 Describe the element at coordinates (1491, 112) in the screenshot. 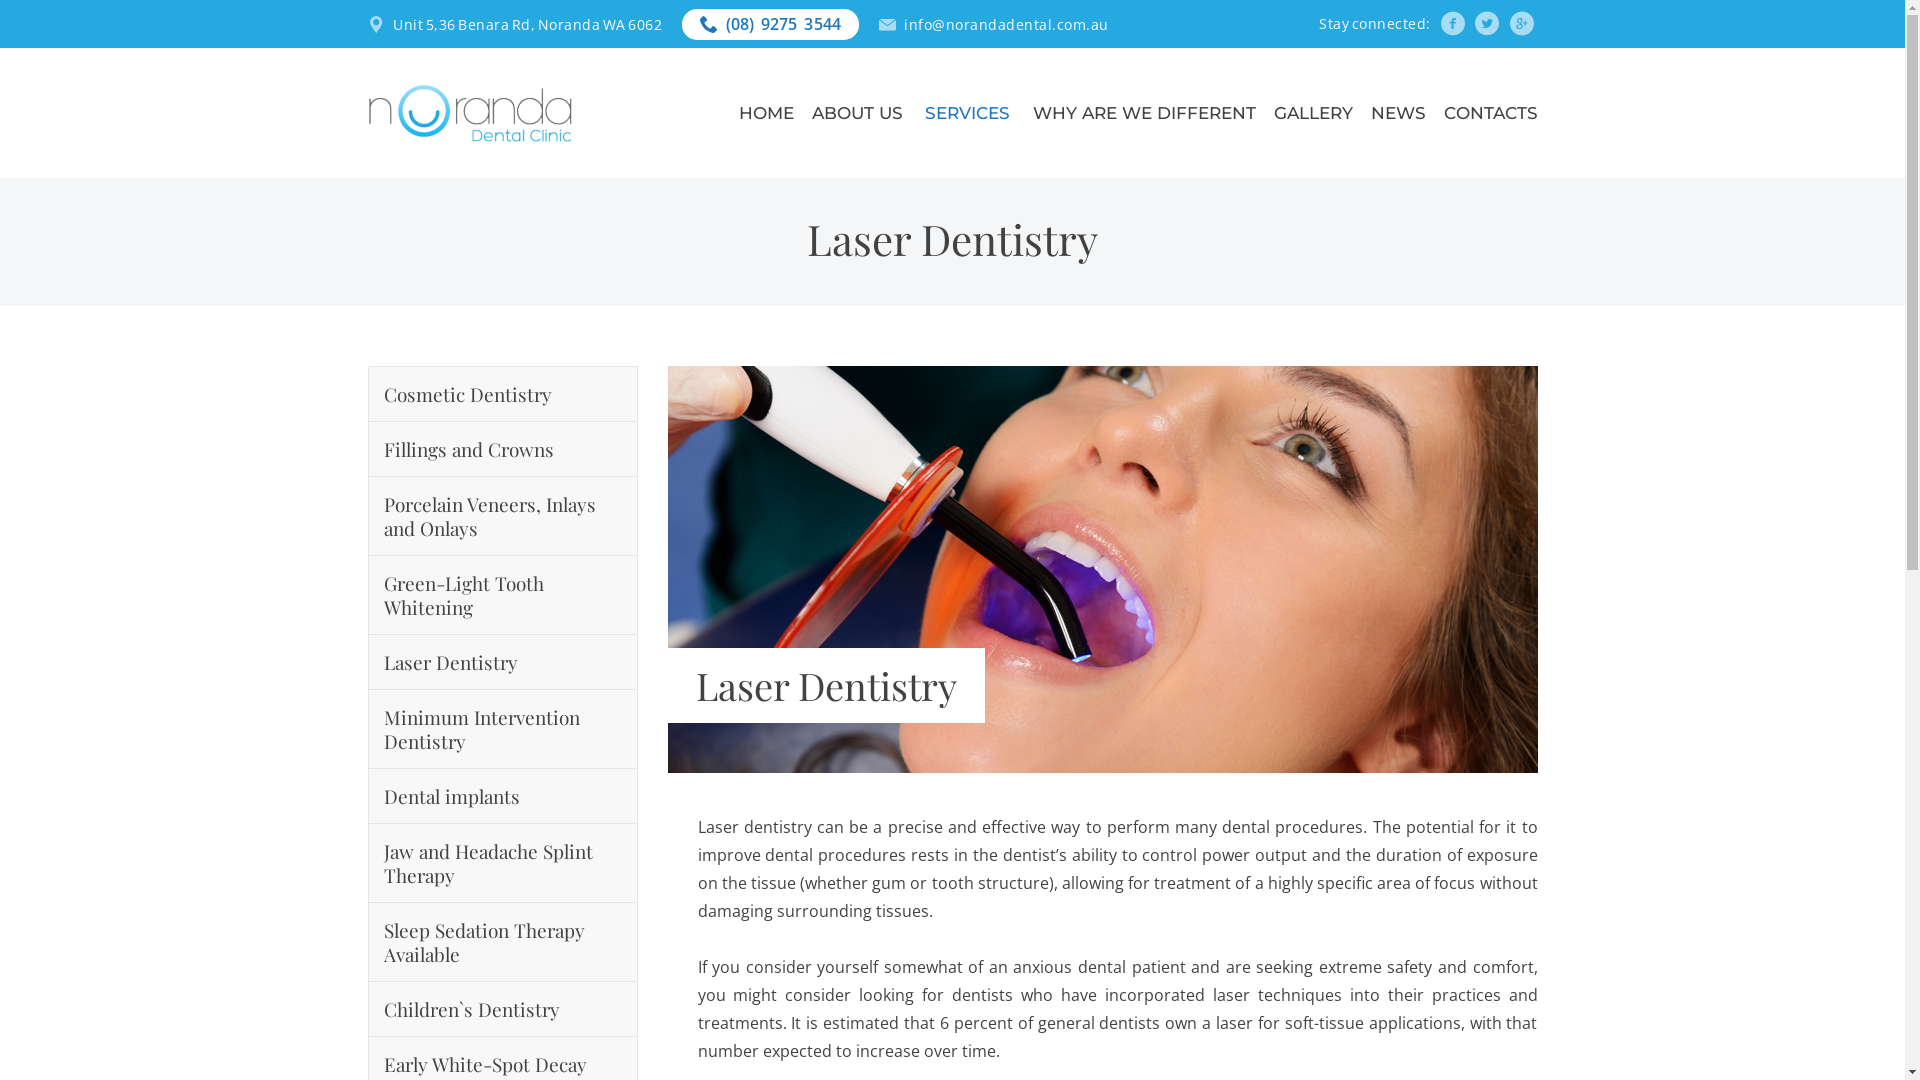

I see `'CONTACTS'` at that location.